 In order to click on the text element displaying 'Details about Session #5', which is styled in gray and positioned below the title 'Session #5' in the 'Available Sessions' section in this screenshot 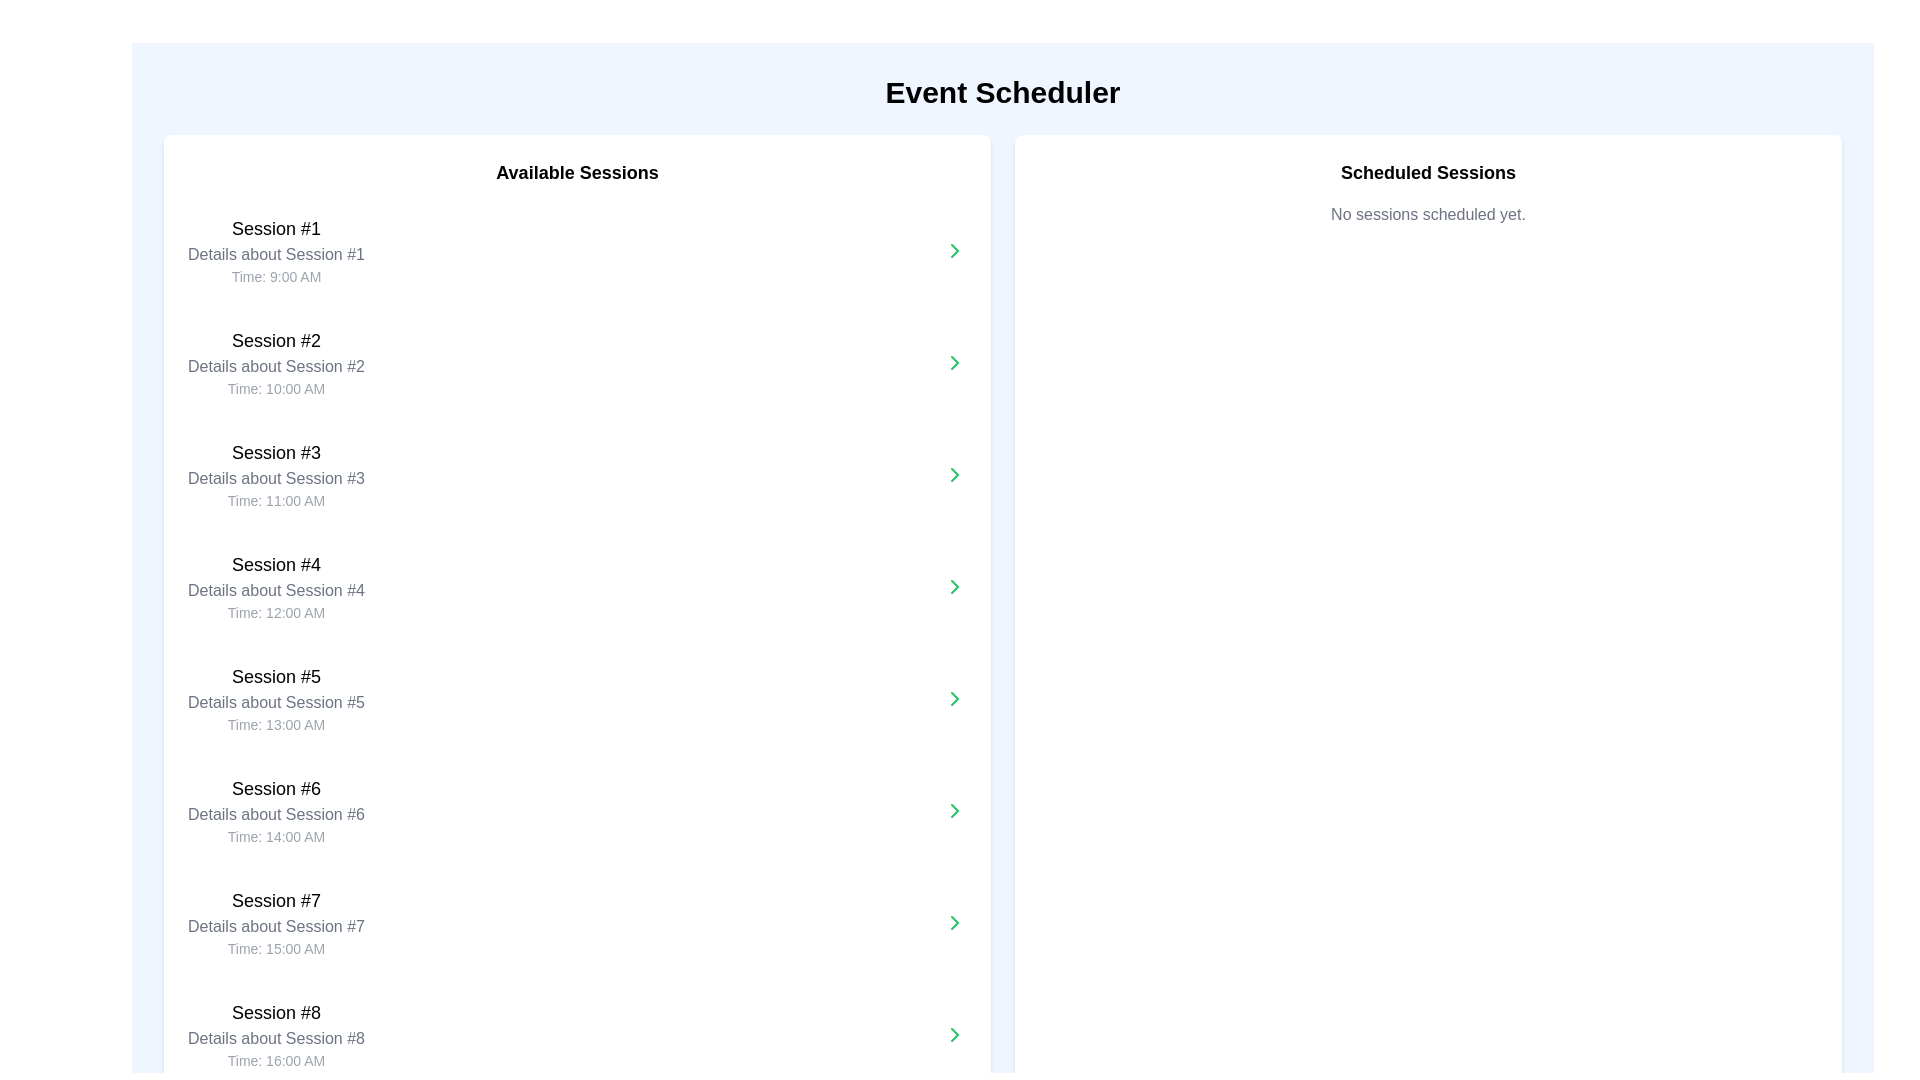, I will do `click(275, 701)`.